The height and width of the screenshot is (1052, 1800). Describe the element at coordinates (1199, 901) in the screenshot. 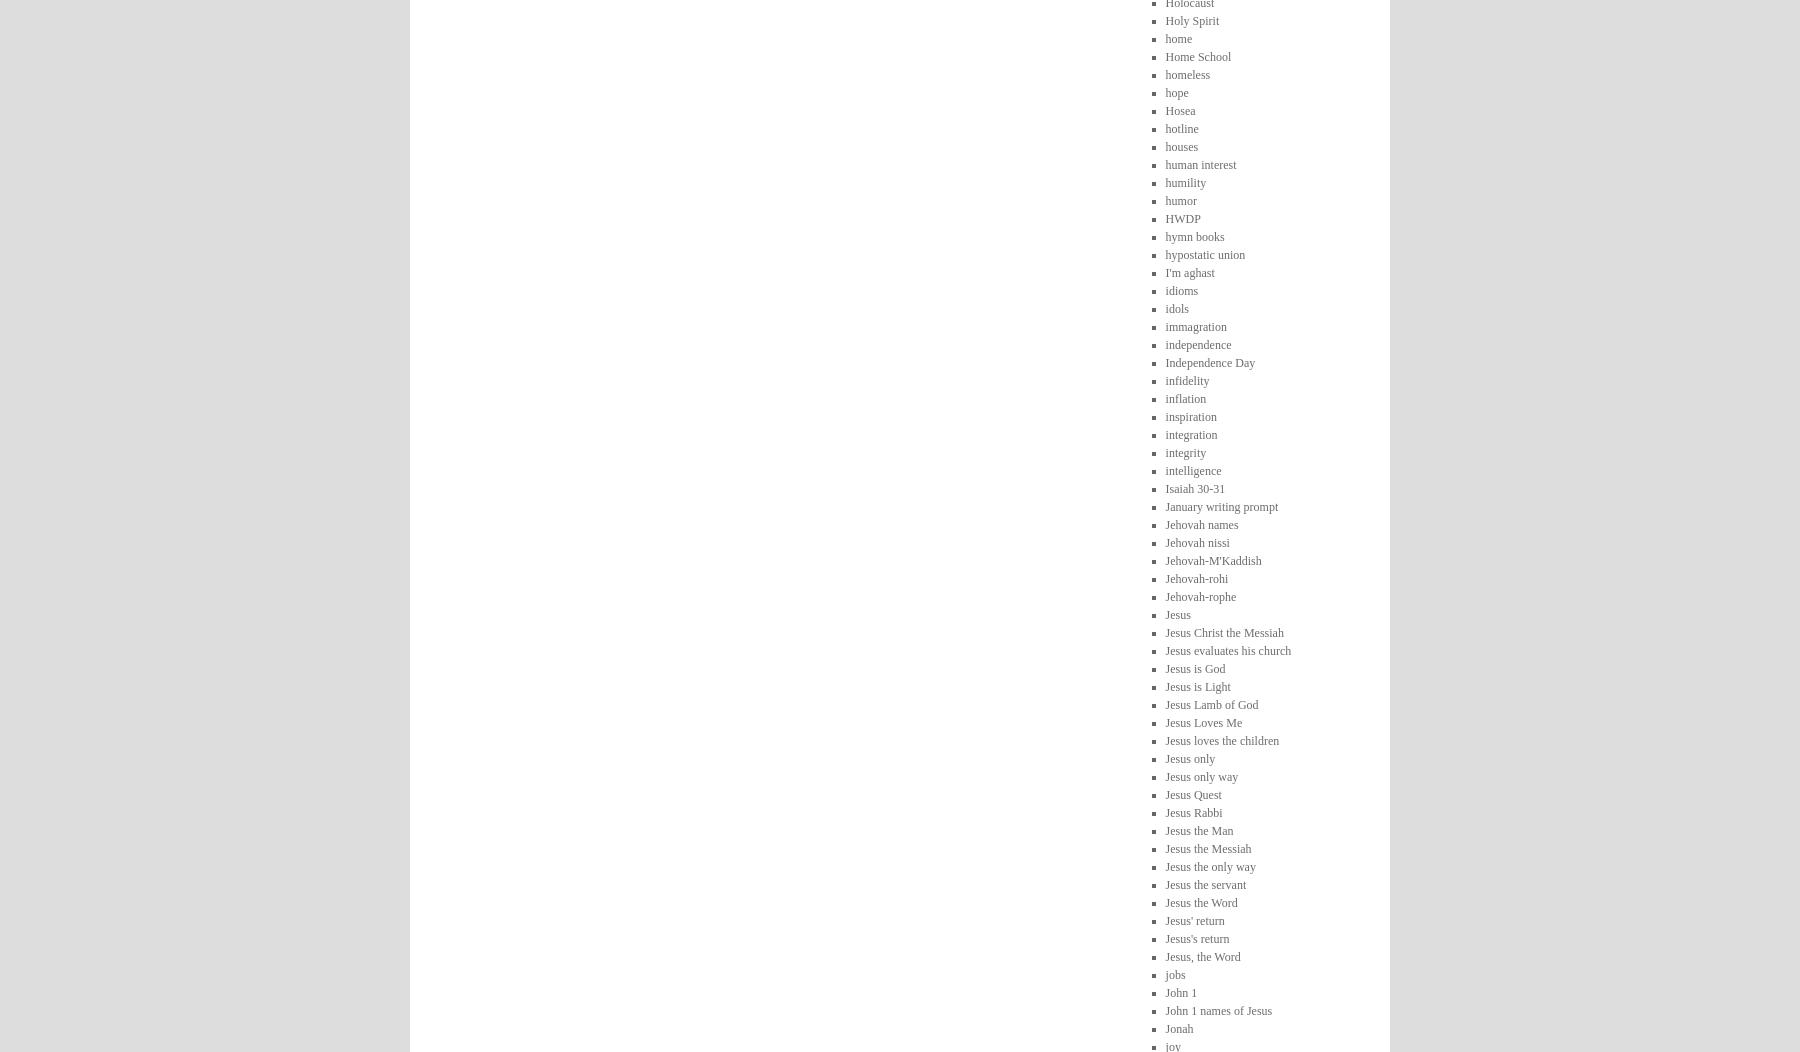

I see `'Jesus the Word'` at that location.